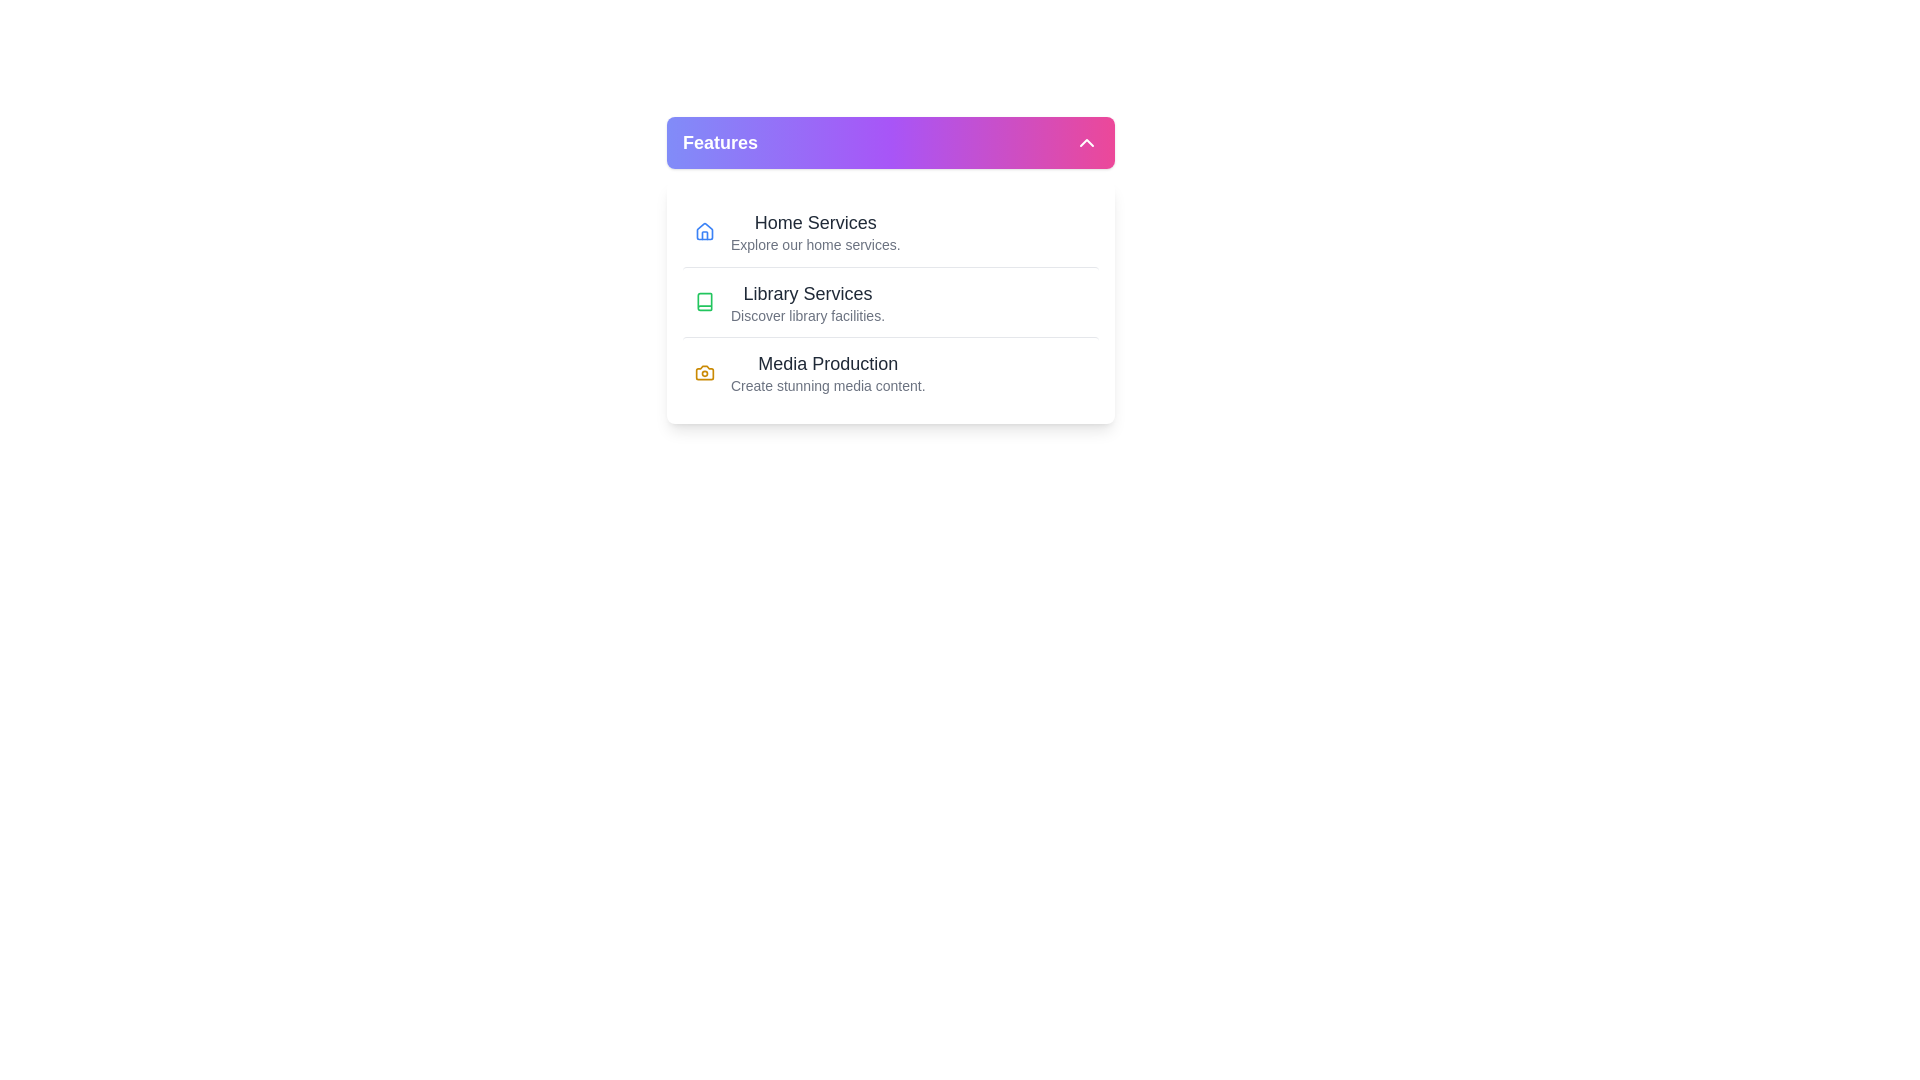 The width and height of the screenshot is (1920, 1080). What do you see at coordinates (705, 301) in the screenshot?
I see `the small green book icon located next to the 'Library Services' label in the dropdown menu titled 'Features'` at bounding box center [705, 301].